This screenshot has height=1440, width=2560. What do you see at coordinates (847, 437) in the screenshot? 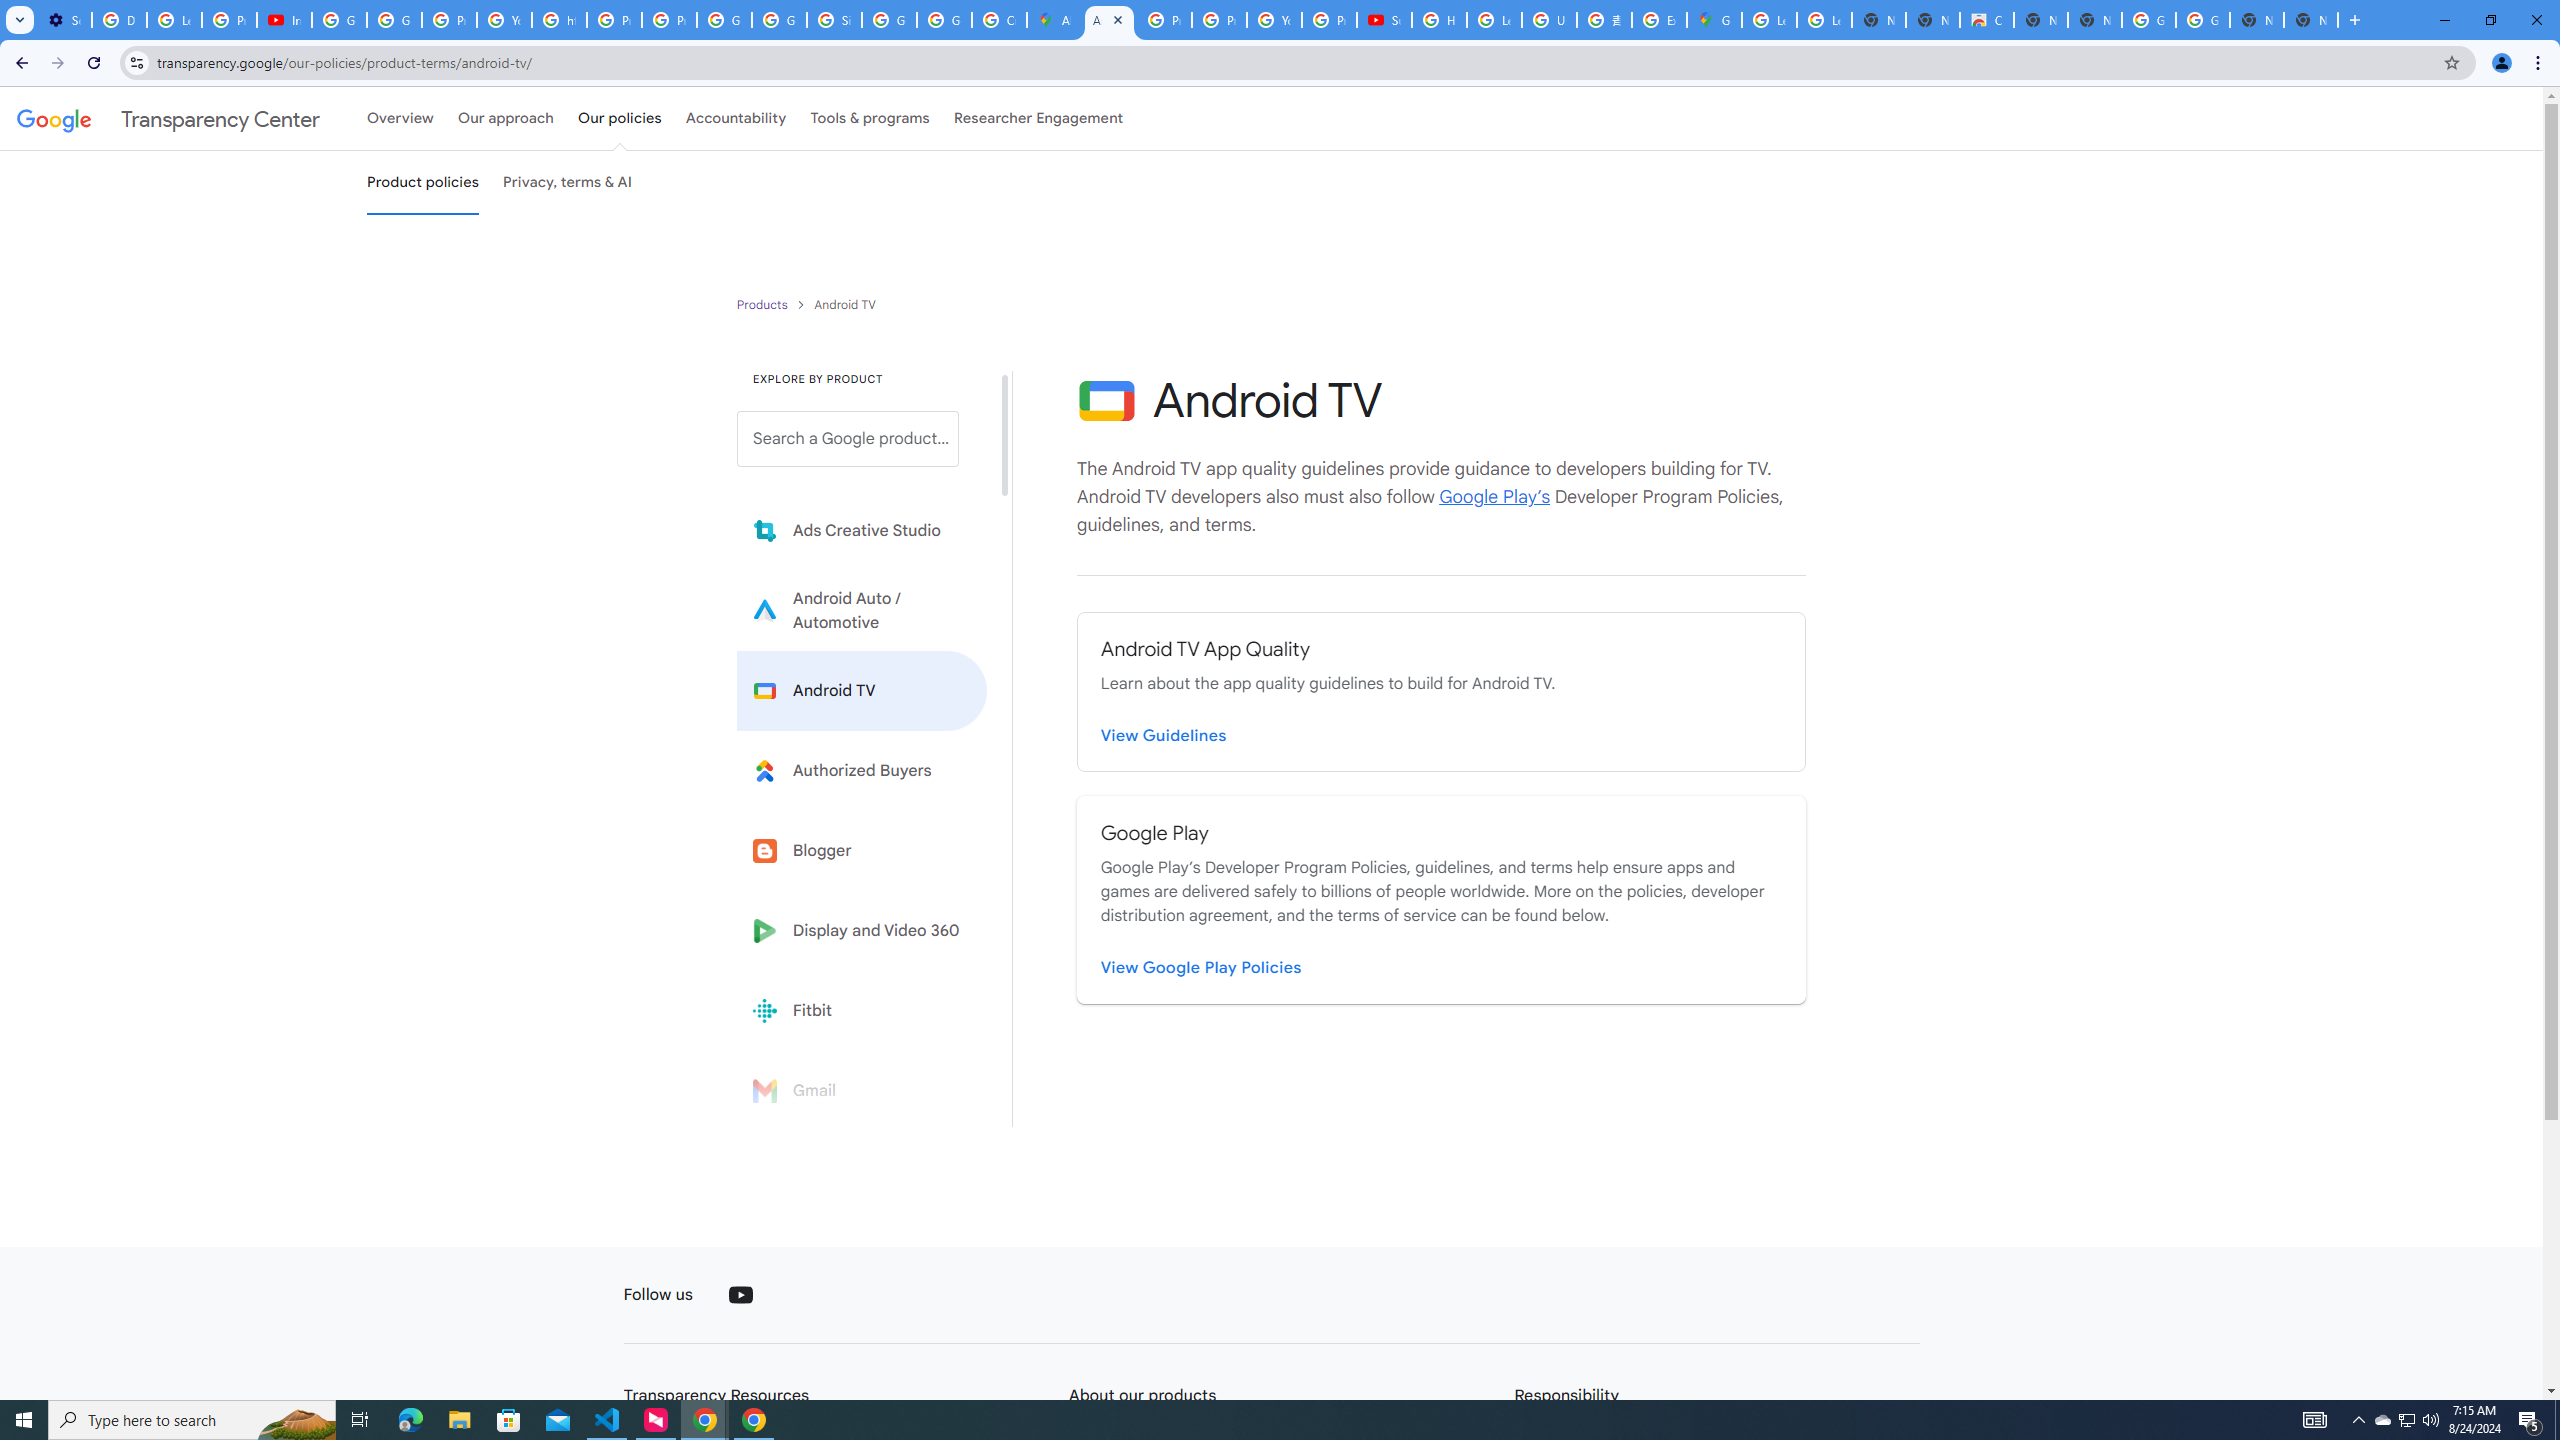
I see `'Search a Google product from below list.'` at bounding box center [847, 437].